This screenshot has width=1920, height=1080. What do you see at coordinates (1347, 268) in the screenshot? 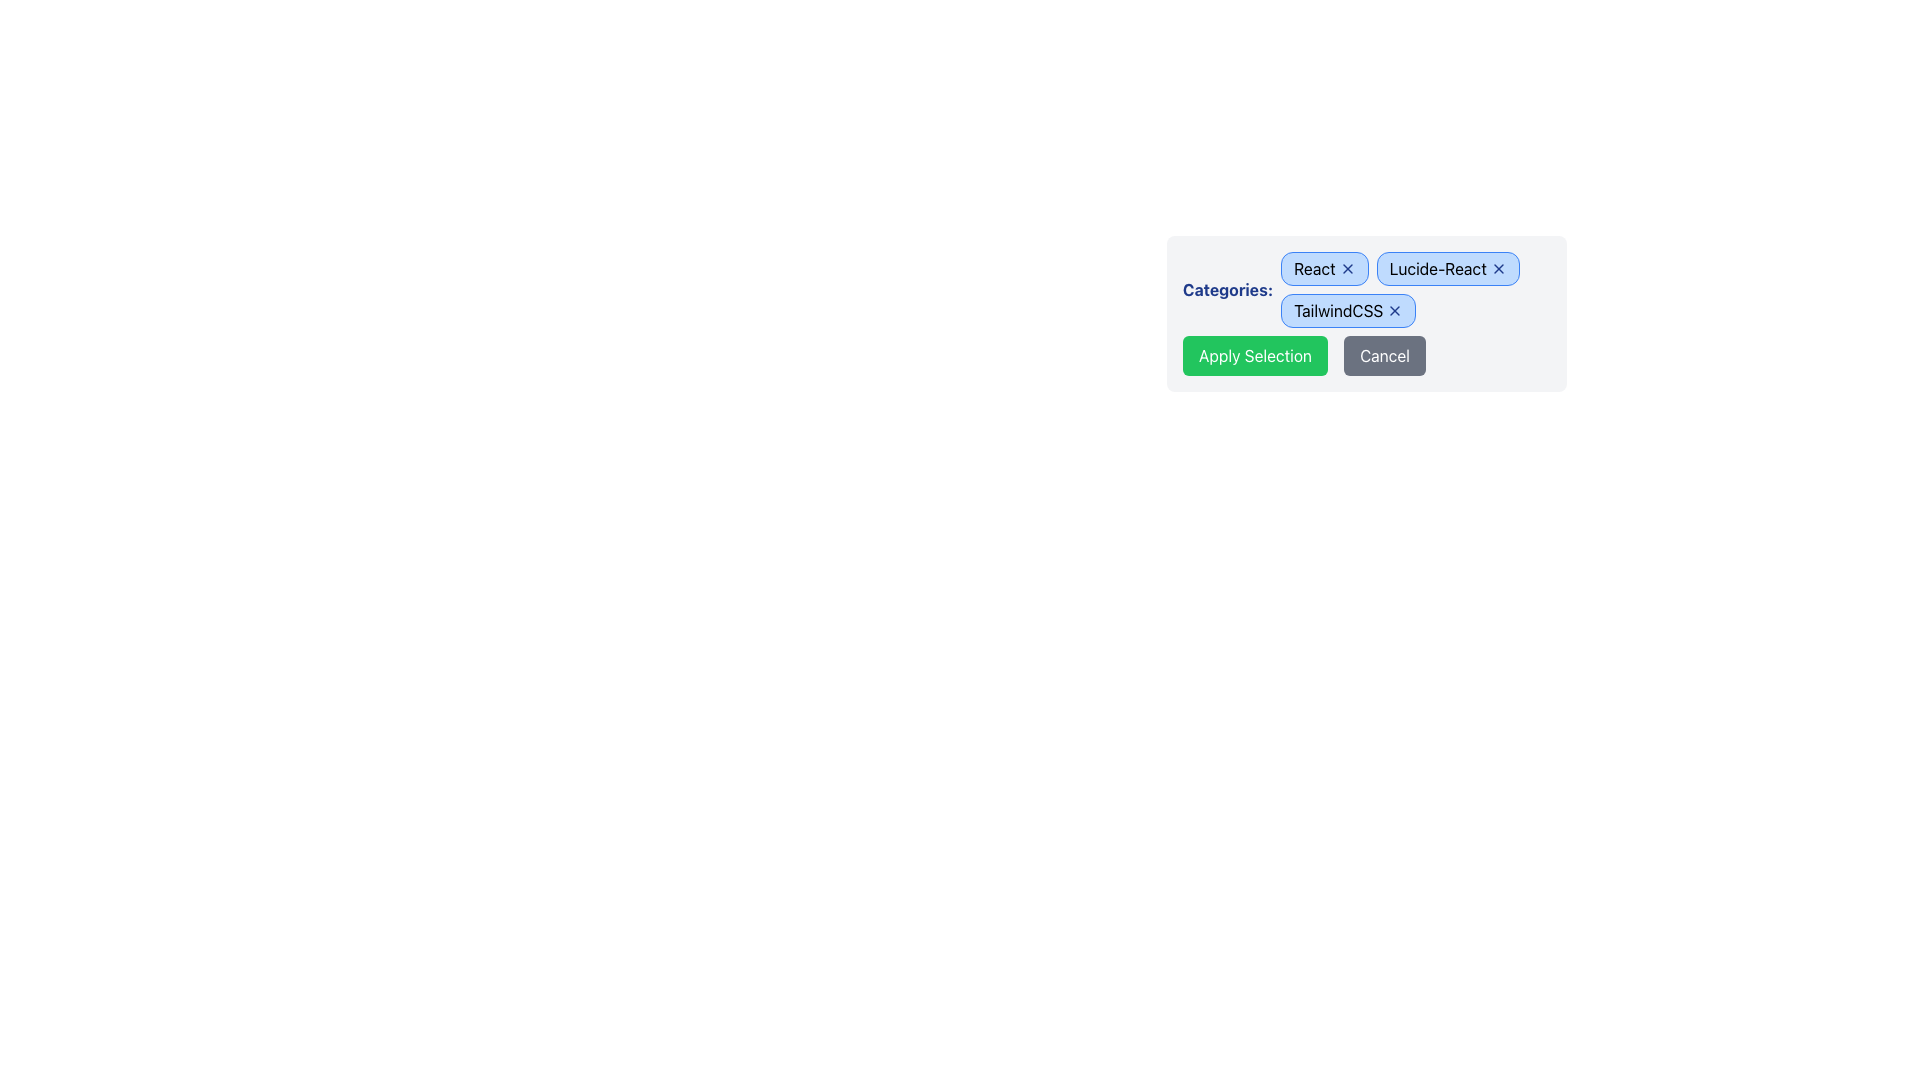
I see `the close button for the 'React' category` at bounding box center [1347, 268].